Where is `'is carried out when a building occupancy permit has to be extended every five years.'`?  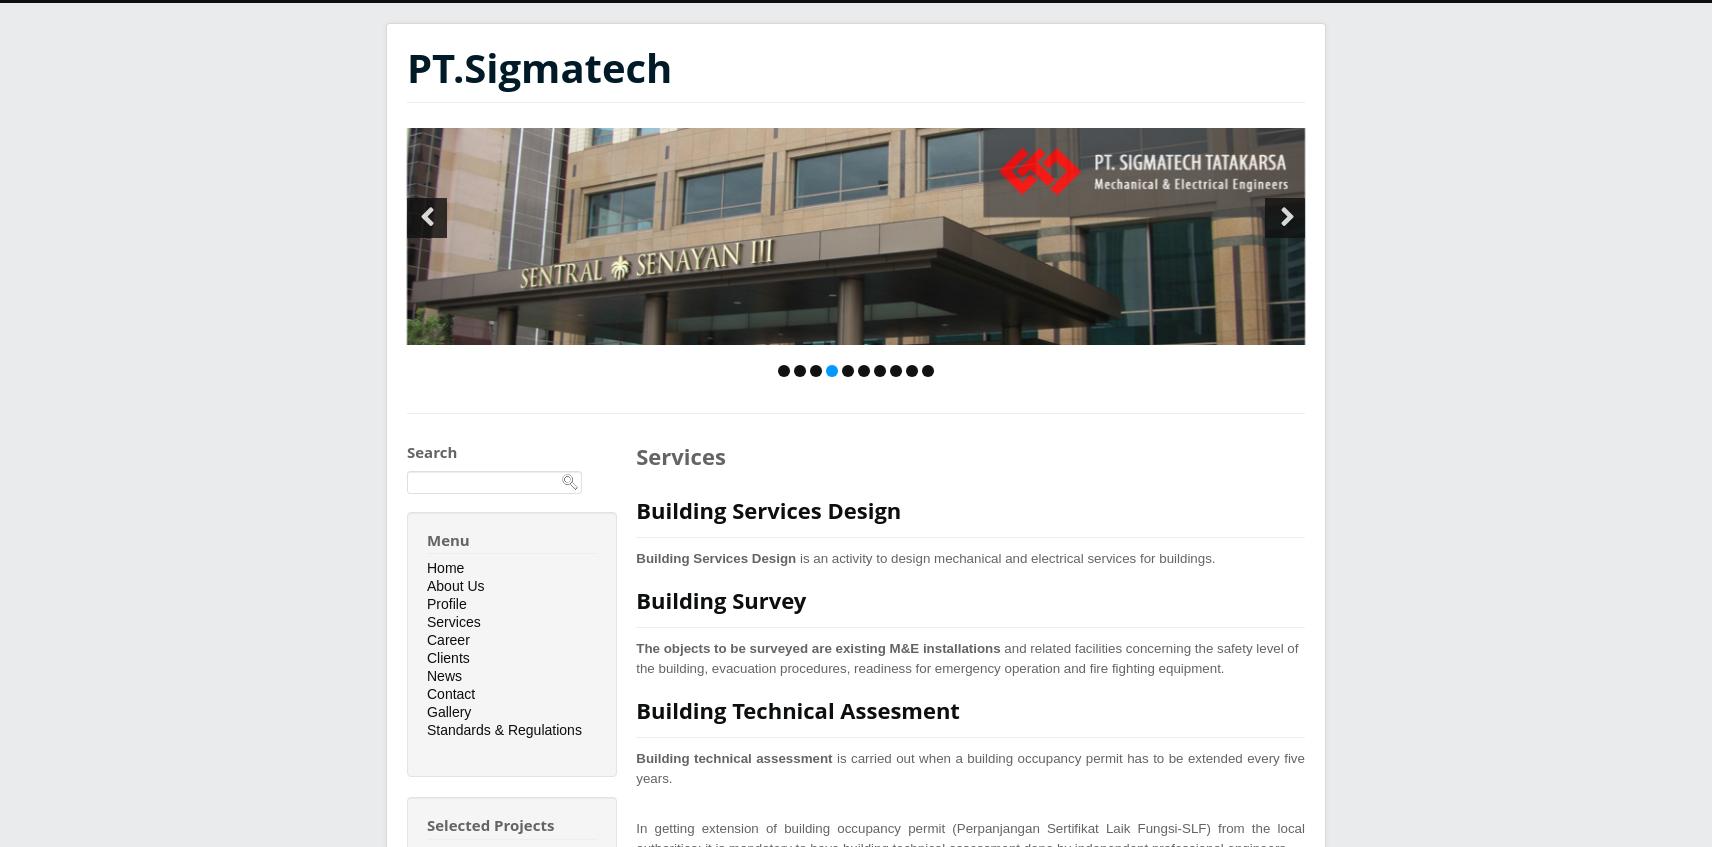 'is carried out when a building occupancy permit has to be extended every five years.' is located at coordinates (635, 767).